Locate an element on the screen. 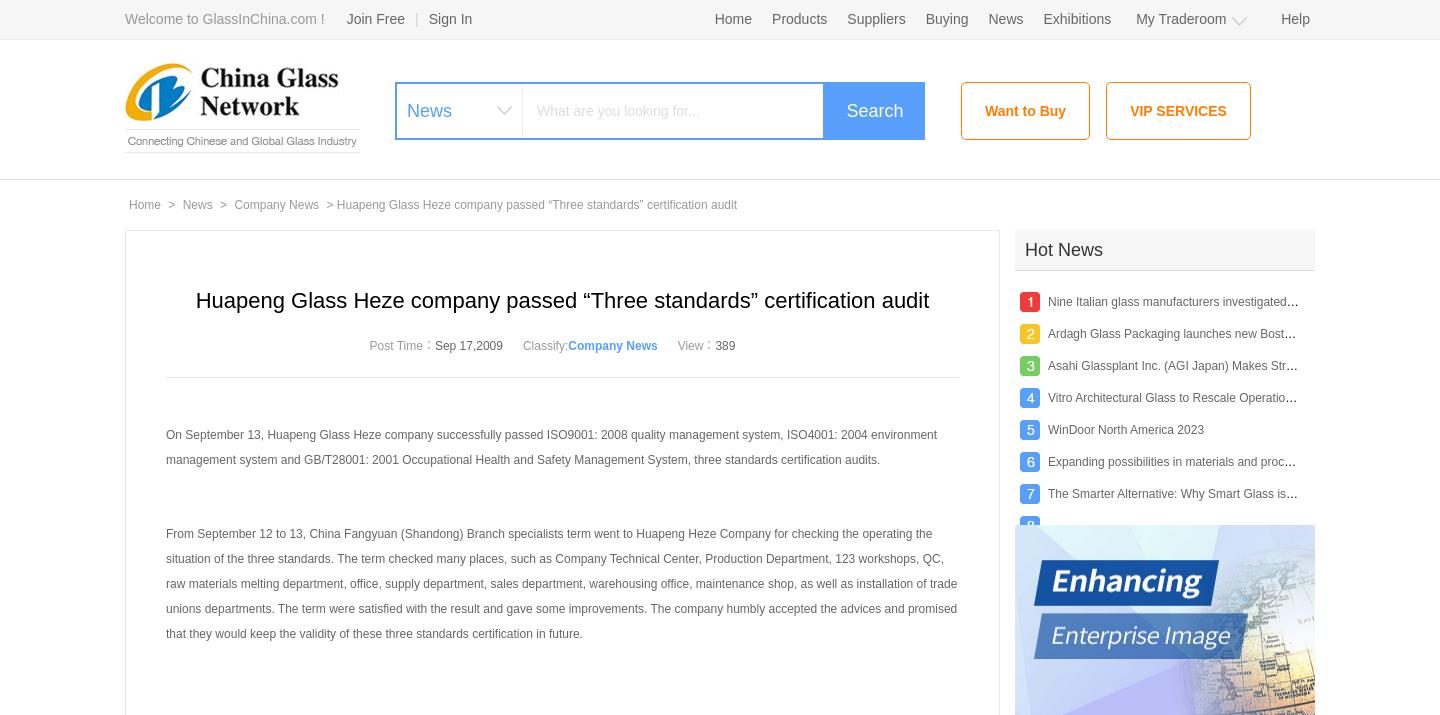 The image size is (1440, 715). 'Hot News' is located at coordinates (1064, 249).